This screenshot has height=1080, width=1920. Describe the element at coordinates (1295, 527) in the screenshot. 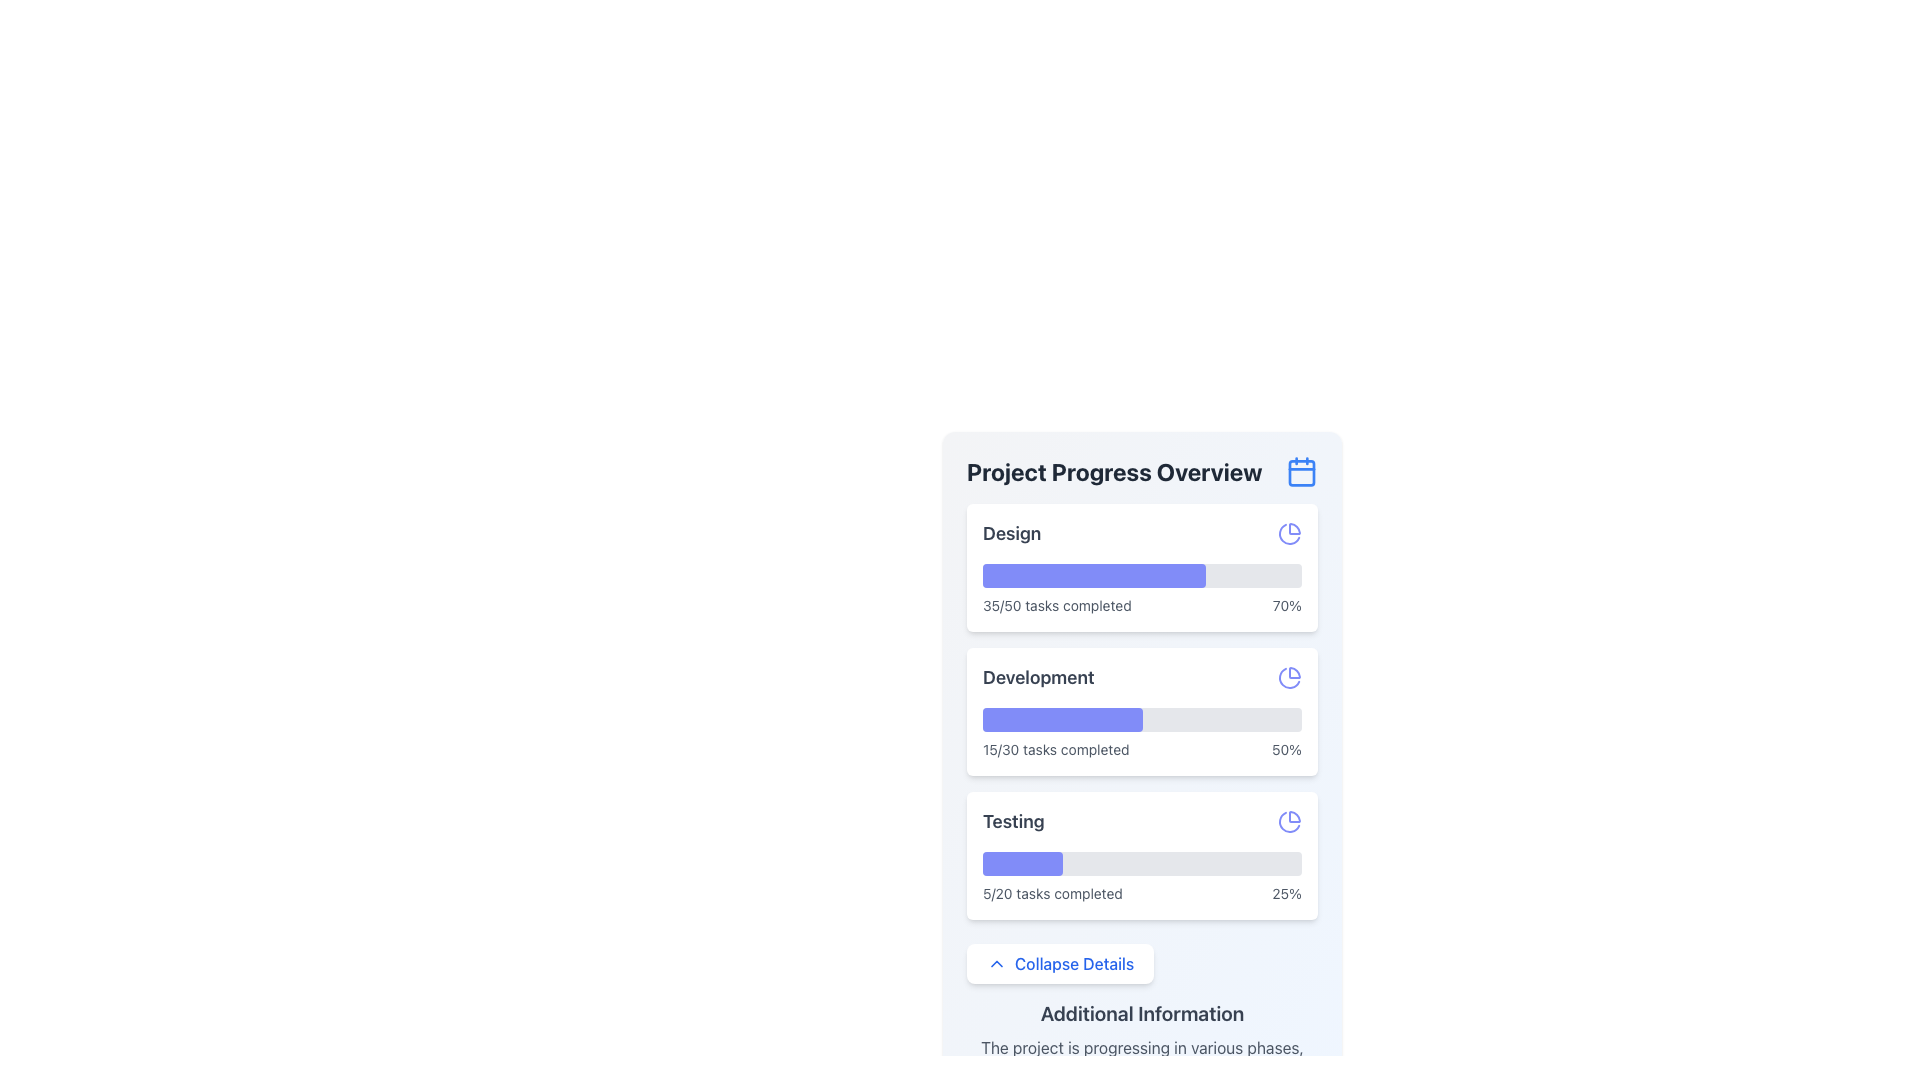

I see `the right segment of the pie chart icon representing the 'Design' item in the Project Progress Overview section if interactive functionality is available` at that location.